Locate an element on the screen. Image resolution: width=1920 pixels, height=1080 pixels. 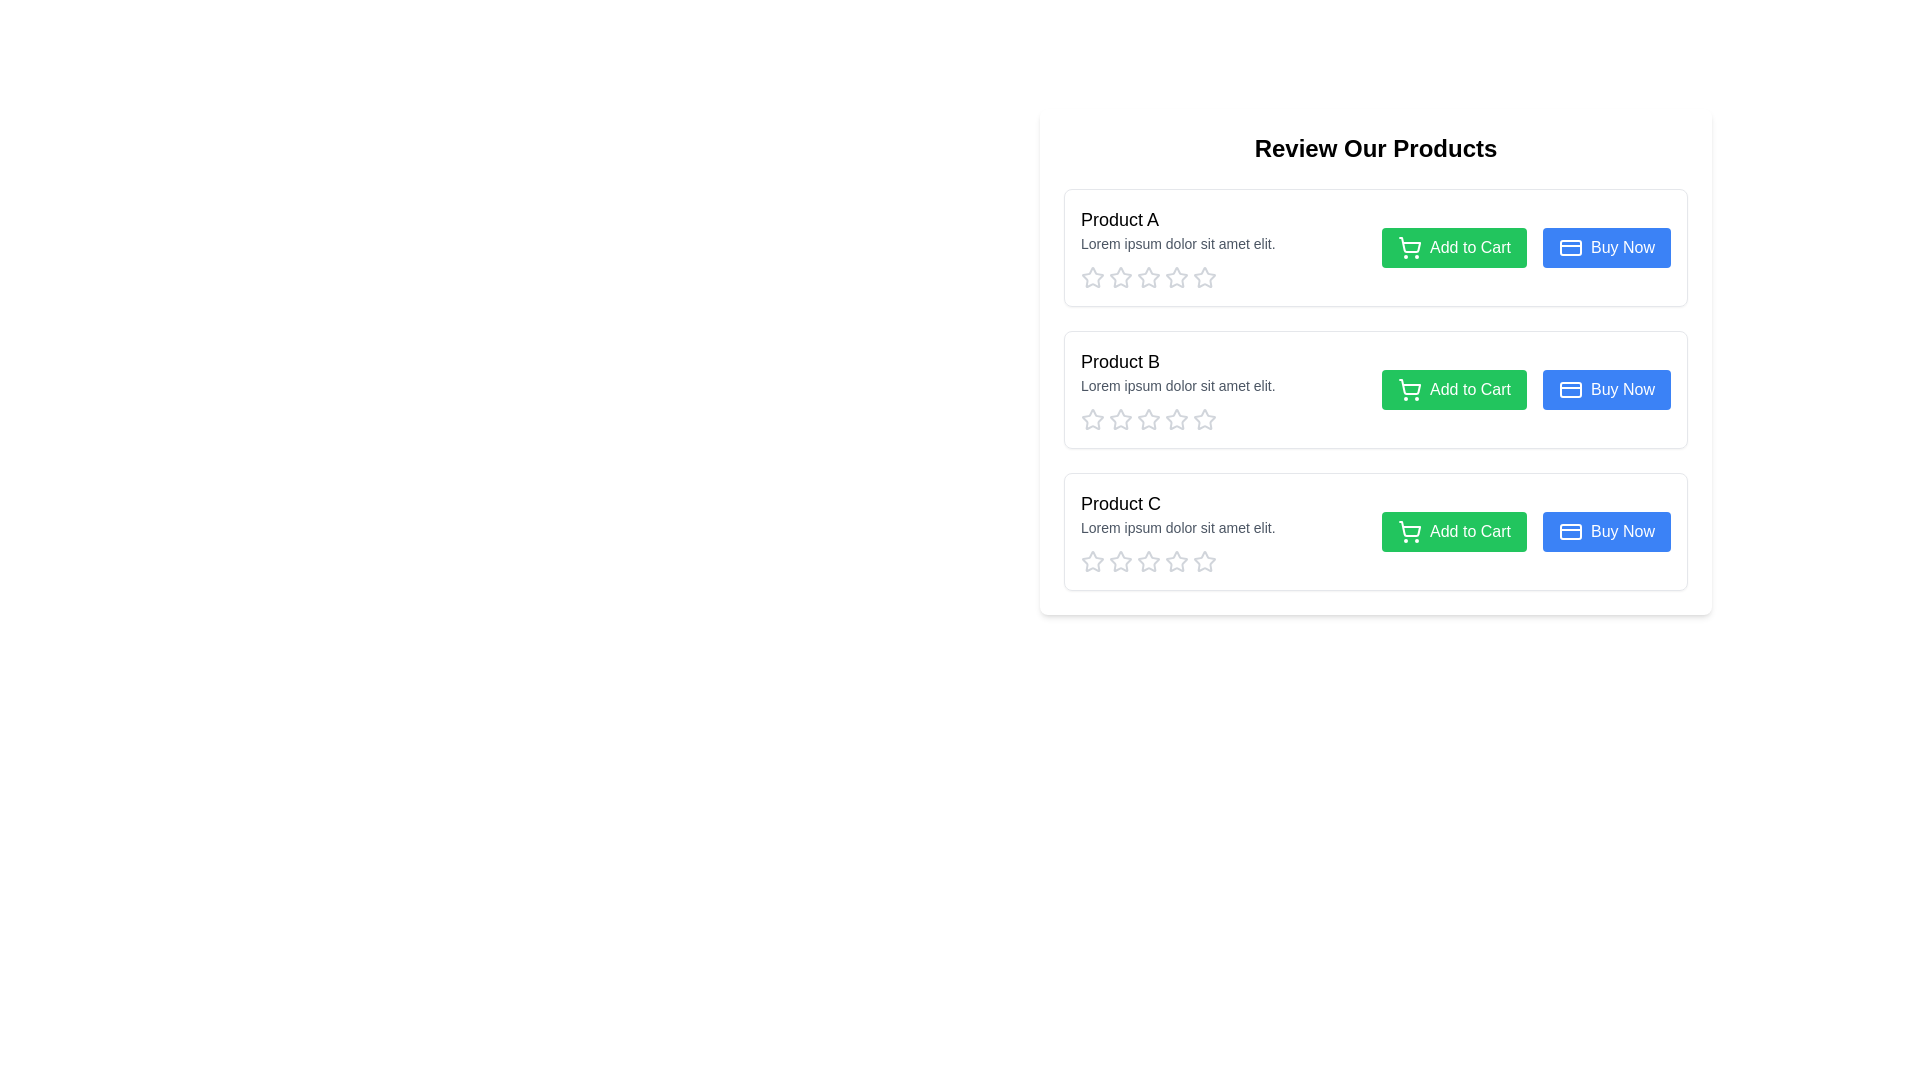
the third star in the second row of the product rating interface is located at coordinates (1148, 418).